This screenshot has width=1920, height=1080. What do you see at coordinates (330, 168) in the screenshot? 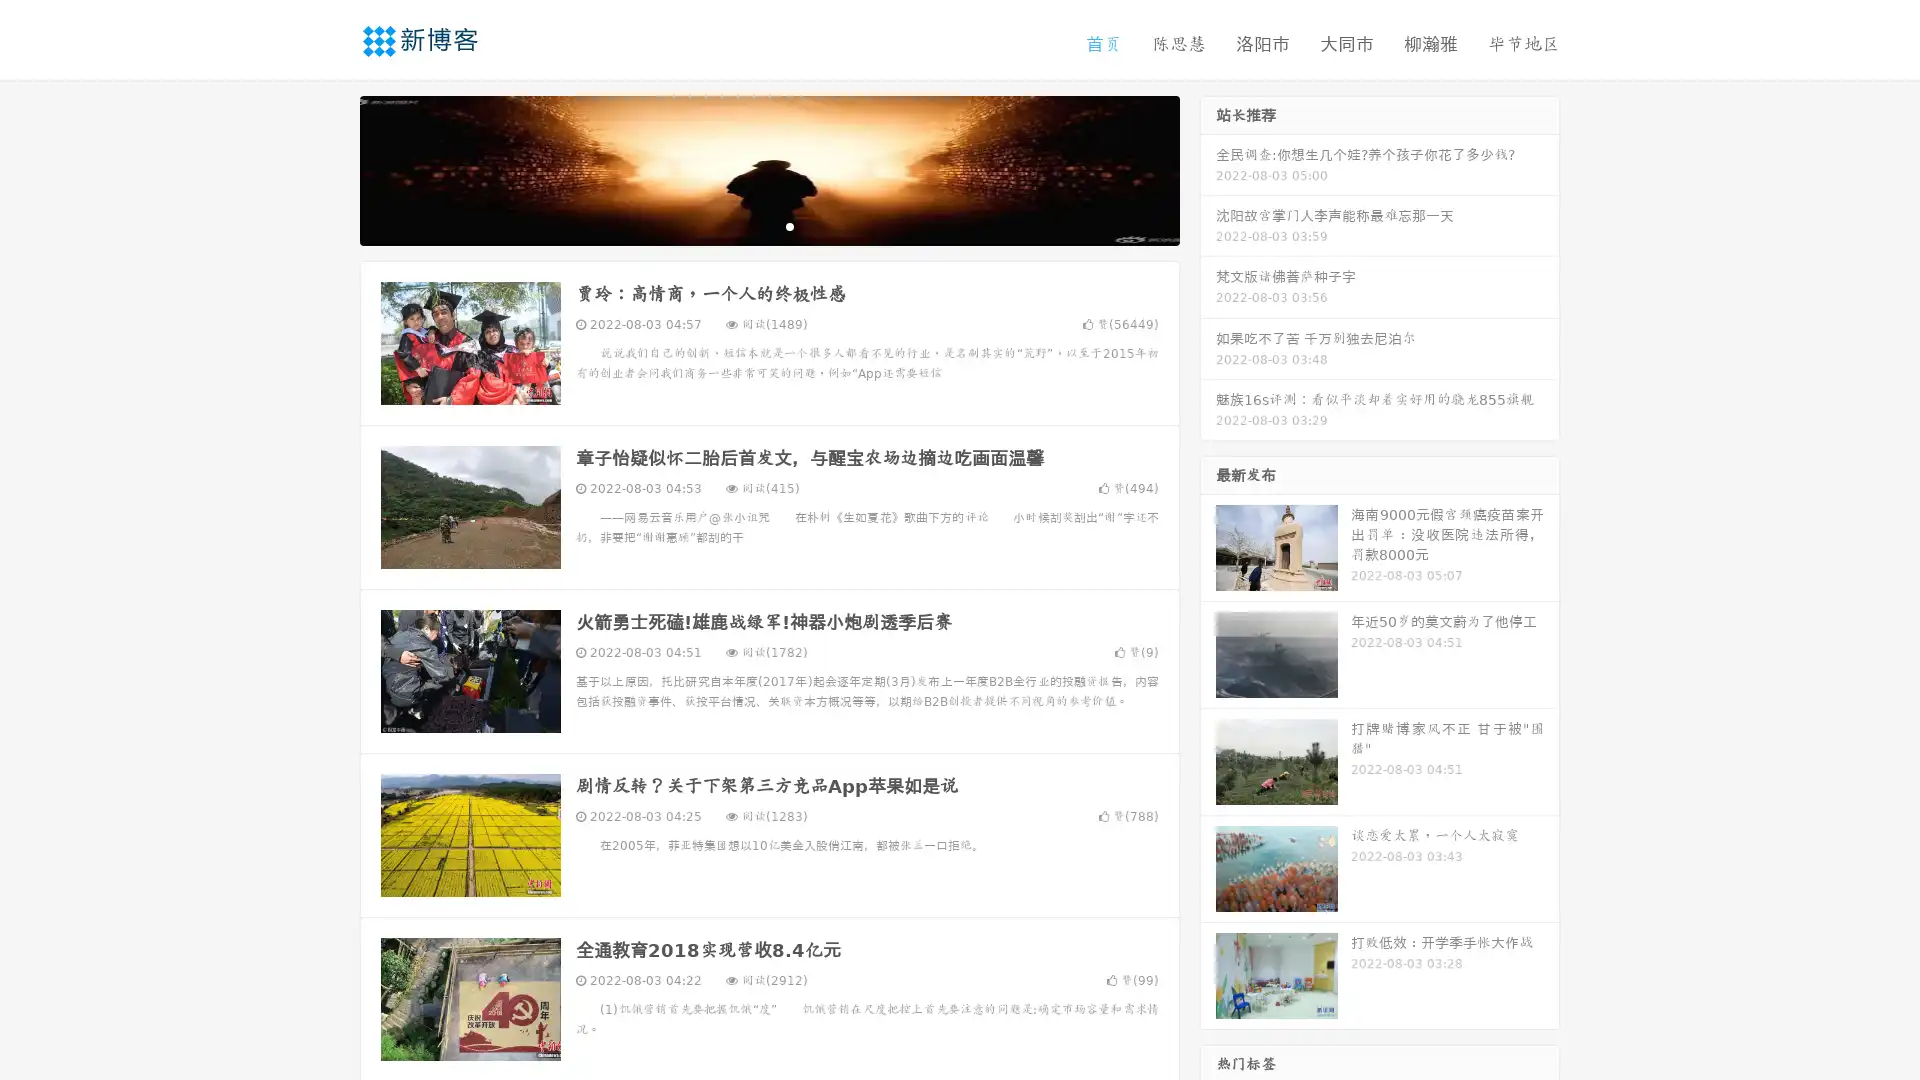
I see `Previous slide` at bounding box center [330, 168].